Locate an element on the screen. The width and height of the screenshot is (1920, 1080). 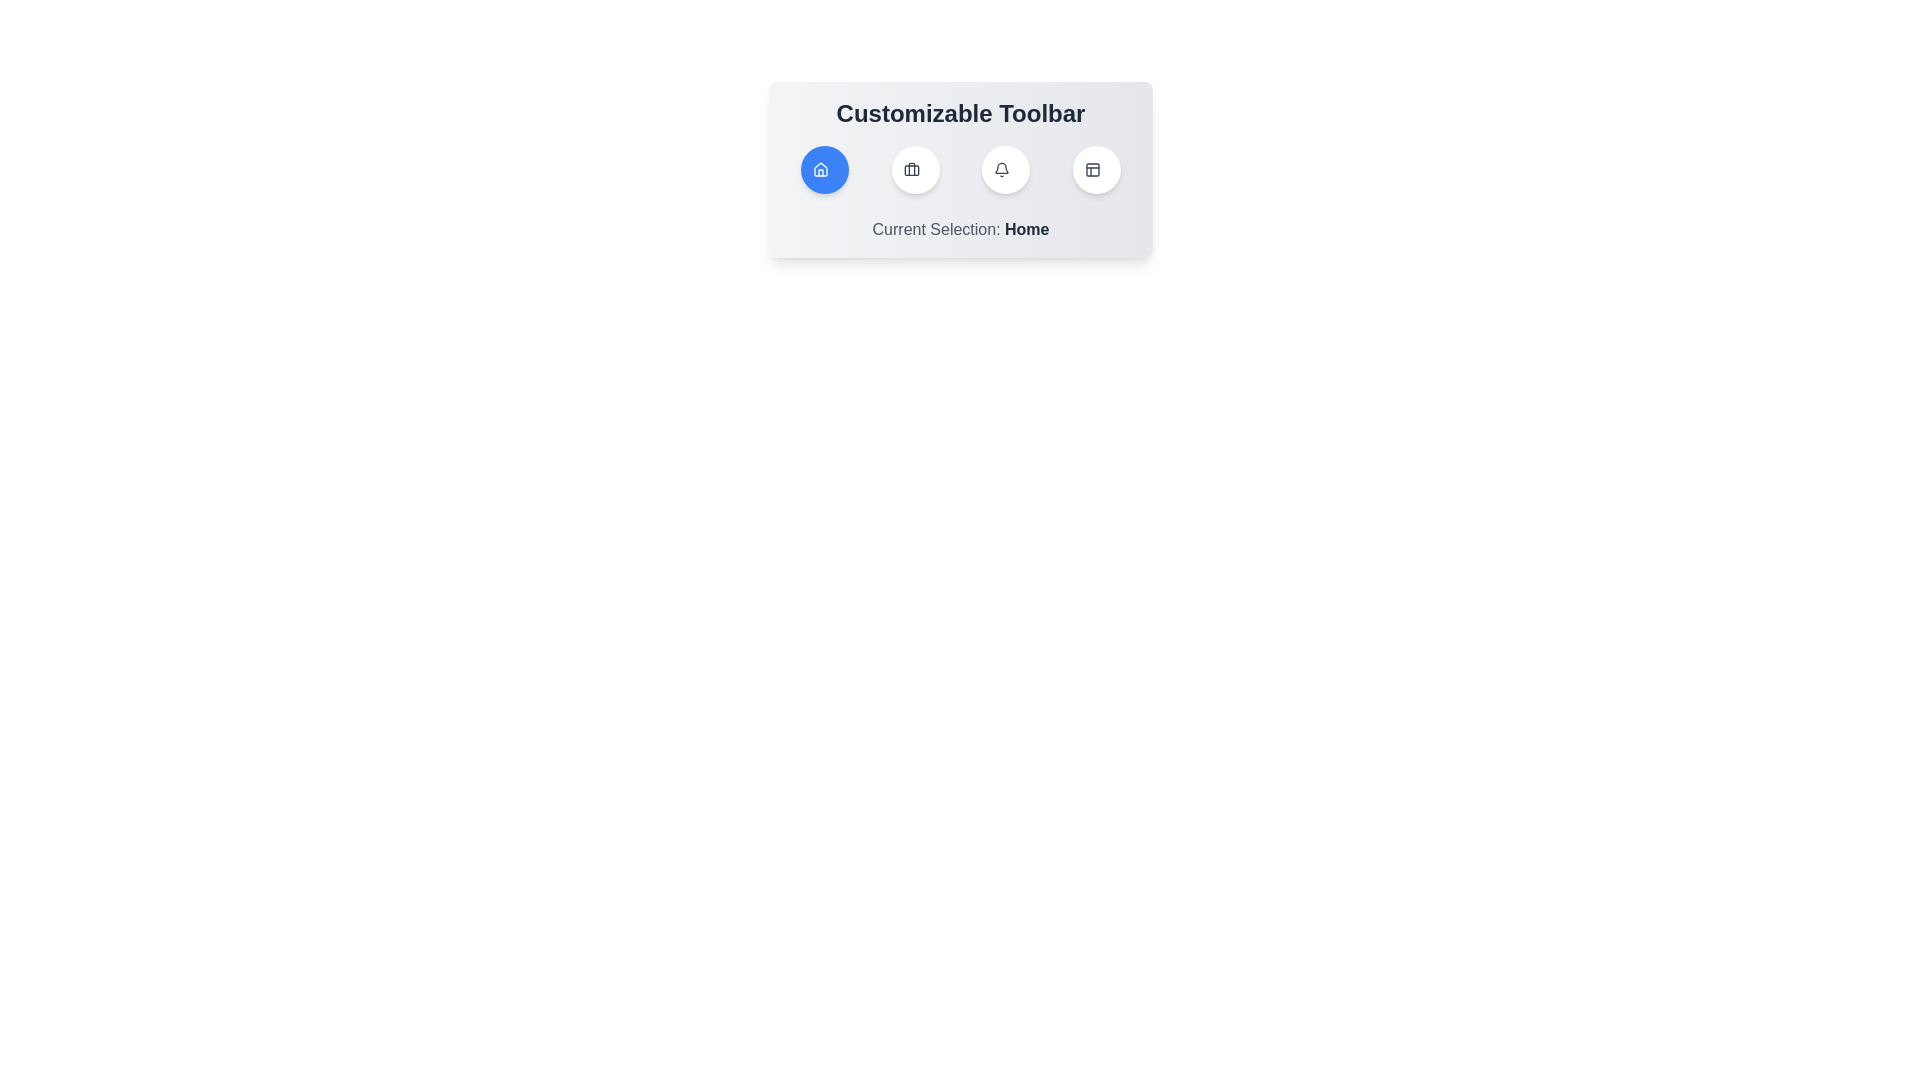
the toolbar containing circular button-like components, which is visually styled with a light gray background and slight shadow effect, indicating different functions, including a blue 'Home' button is located at coordinates (960, 168).